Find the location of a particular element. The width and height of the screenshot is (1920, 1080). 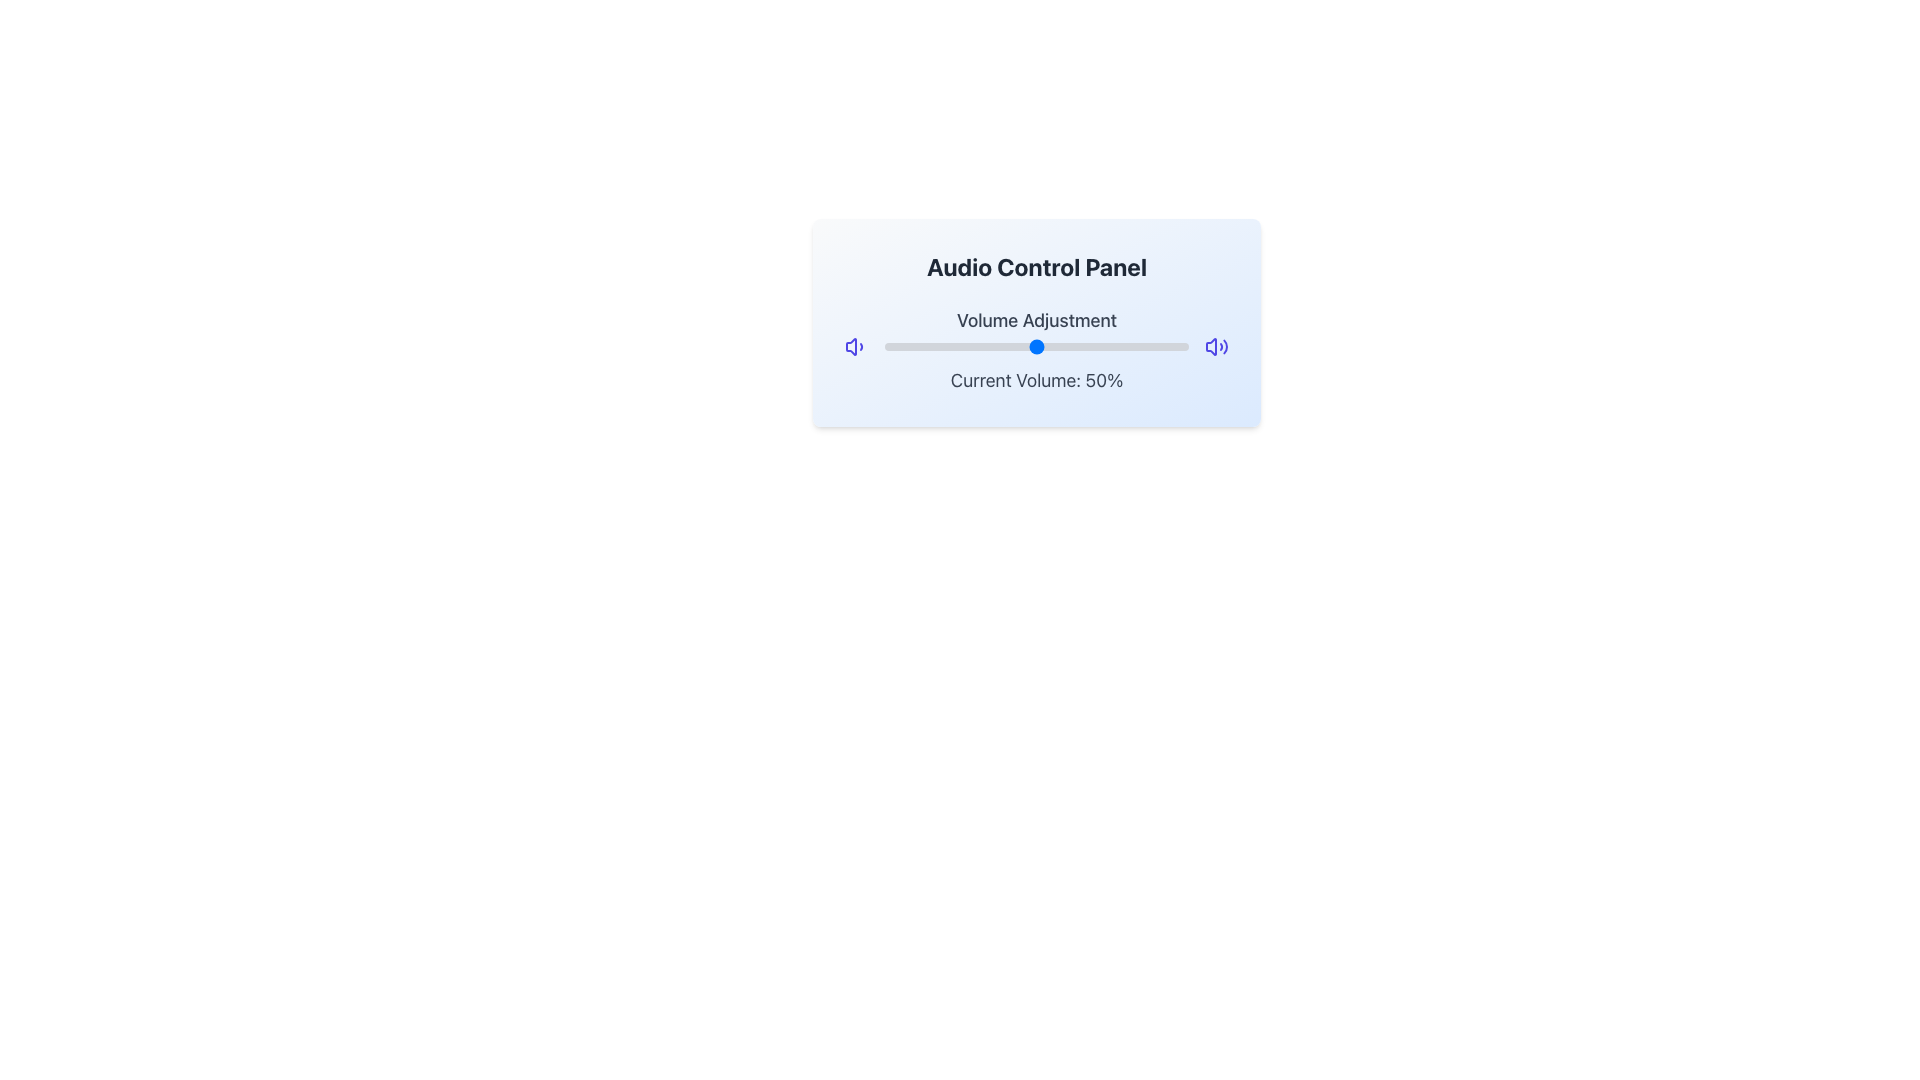

the volume is located at coordinates (964, 342).